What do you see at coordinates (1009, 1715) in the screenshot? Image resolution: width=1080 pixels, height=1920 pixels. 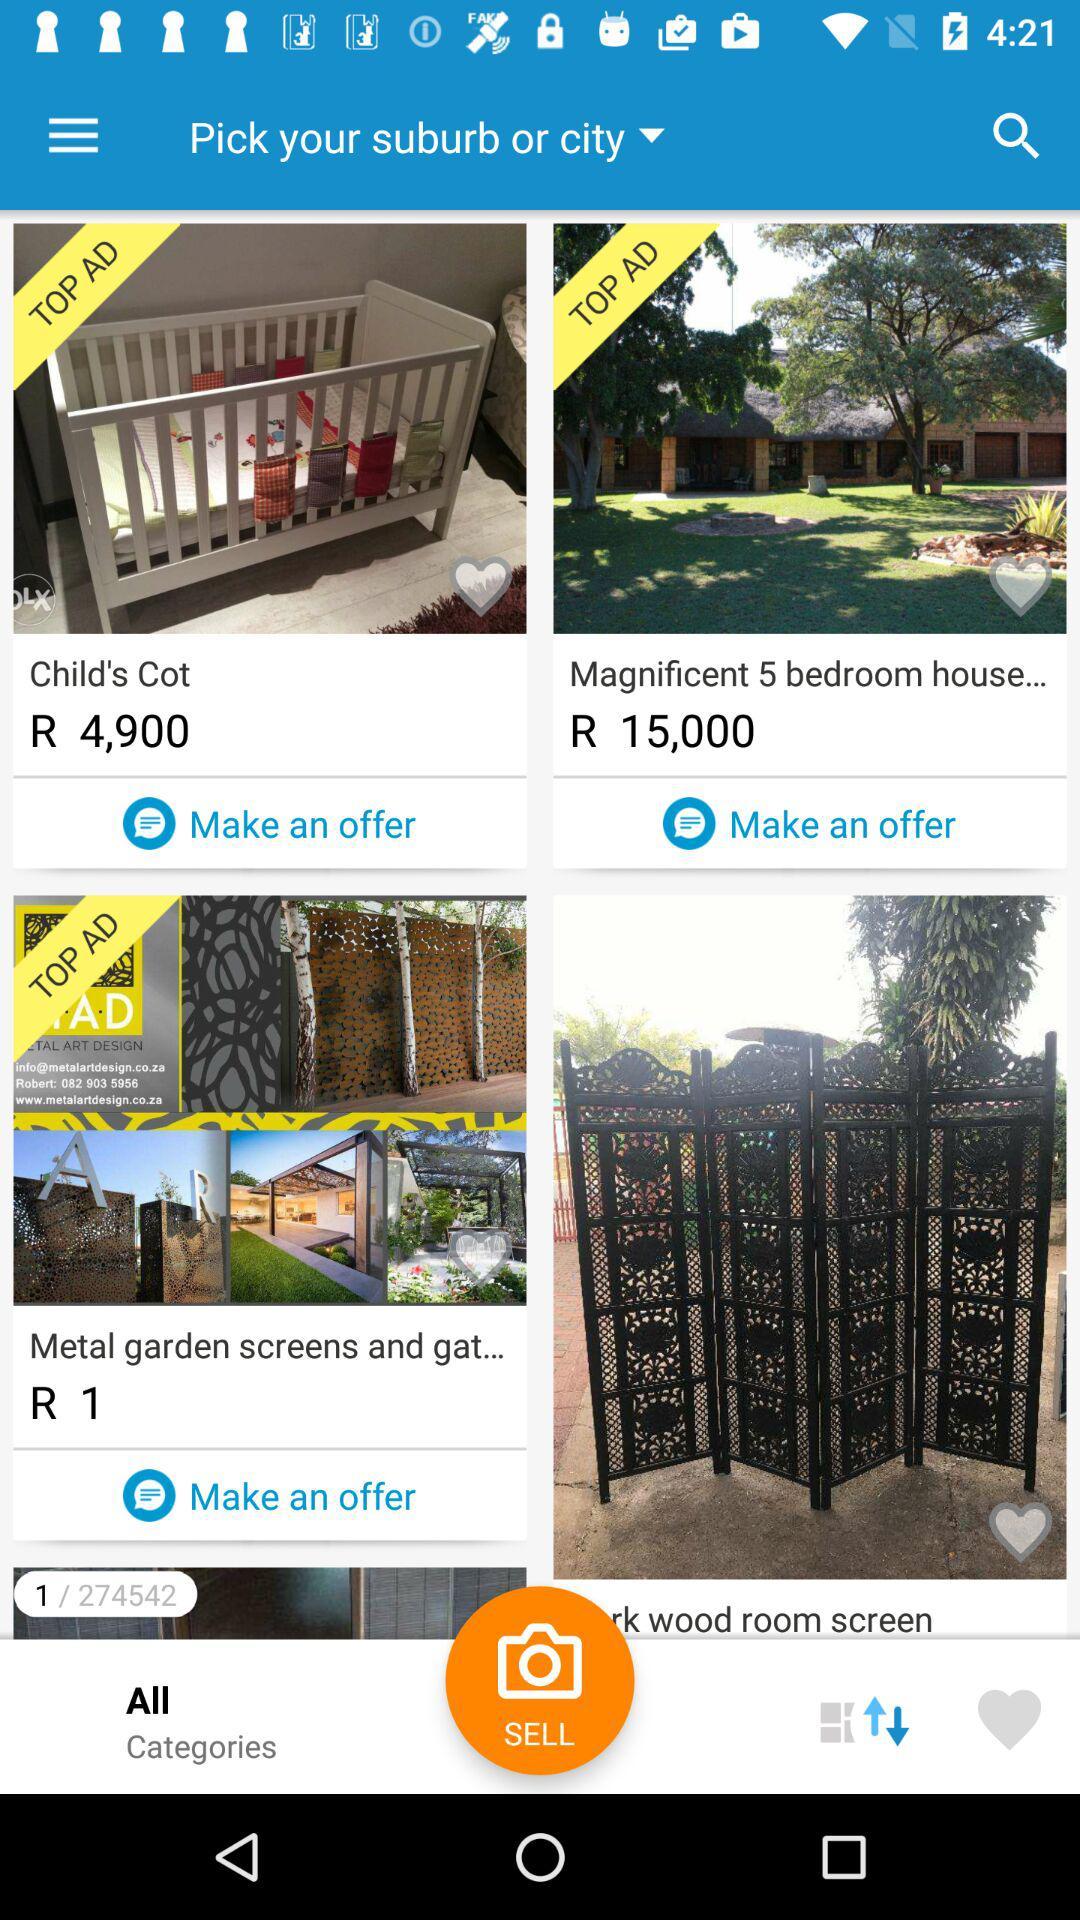 I see `the favorite icon` at bounding box center [1009, 1715].